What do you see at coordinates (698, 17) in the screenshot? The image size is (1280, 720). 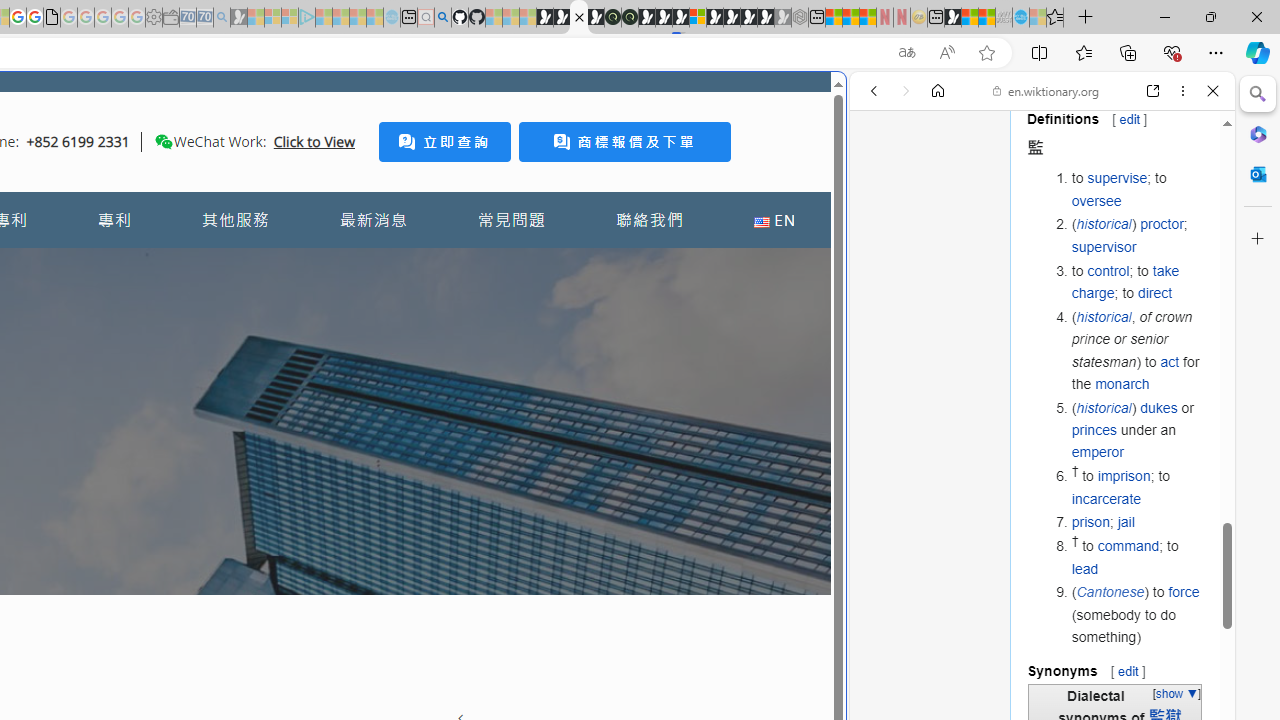 I see `'Sign in to your account'` at bounding box center [698, 17].